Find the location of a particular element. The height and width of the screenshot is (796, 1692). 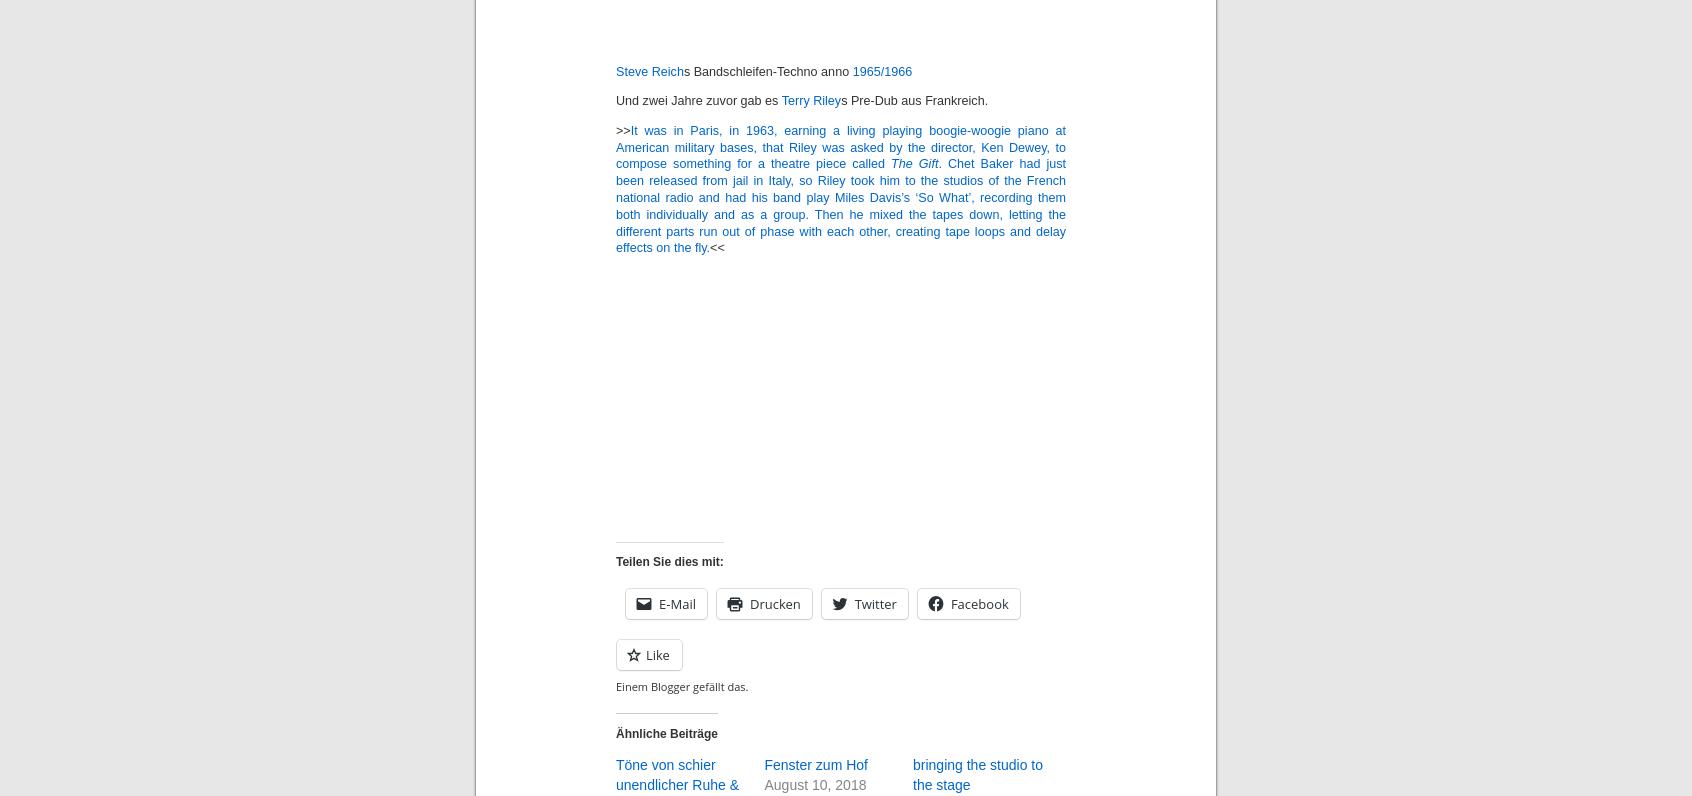

'<<' is located at coordinates (716, 248).